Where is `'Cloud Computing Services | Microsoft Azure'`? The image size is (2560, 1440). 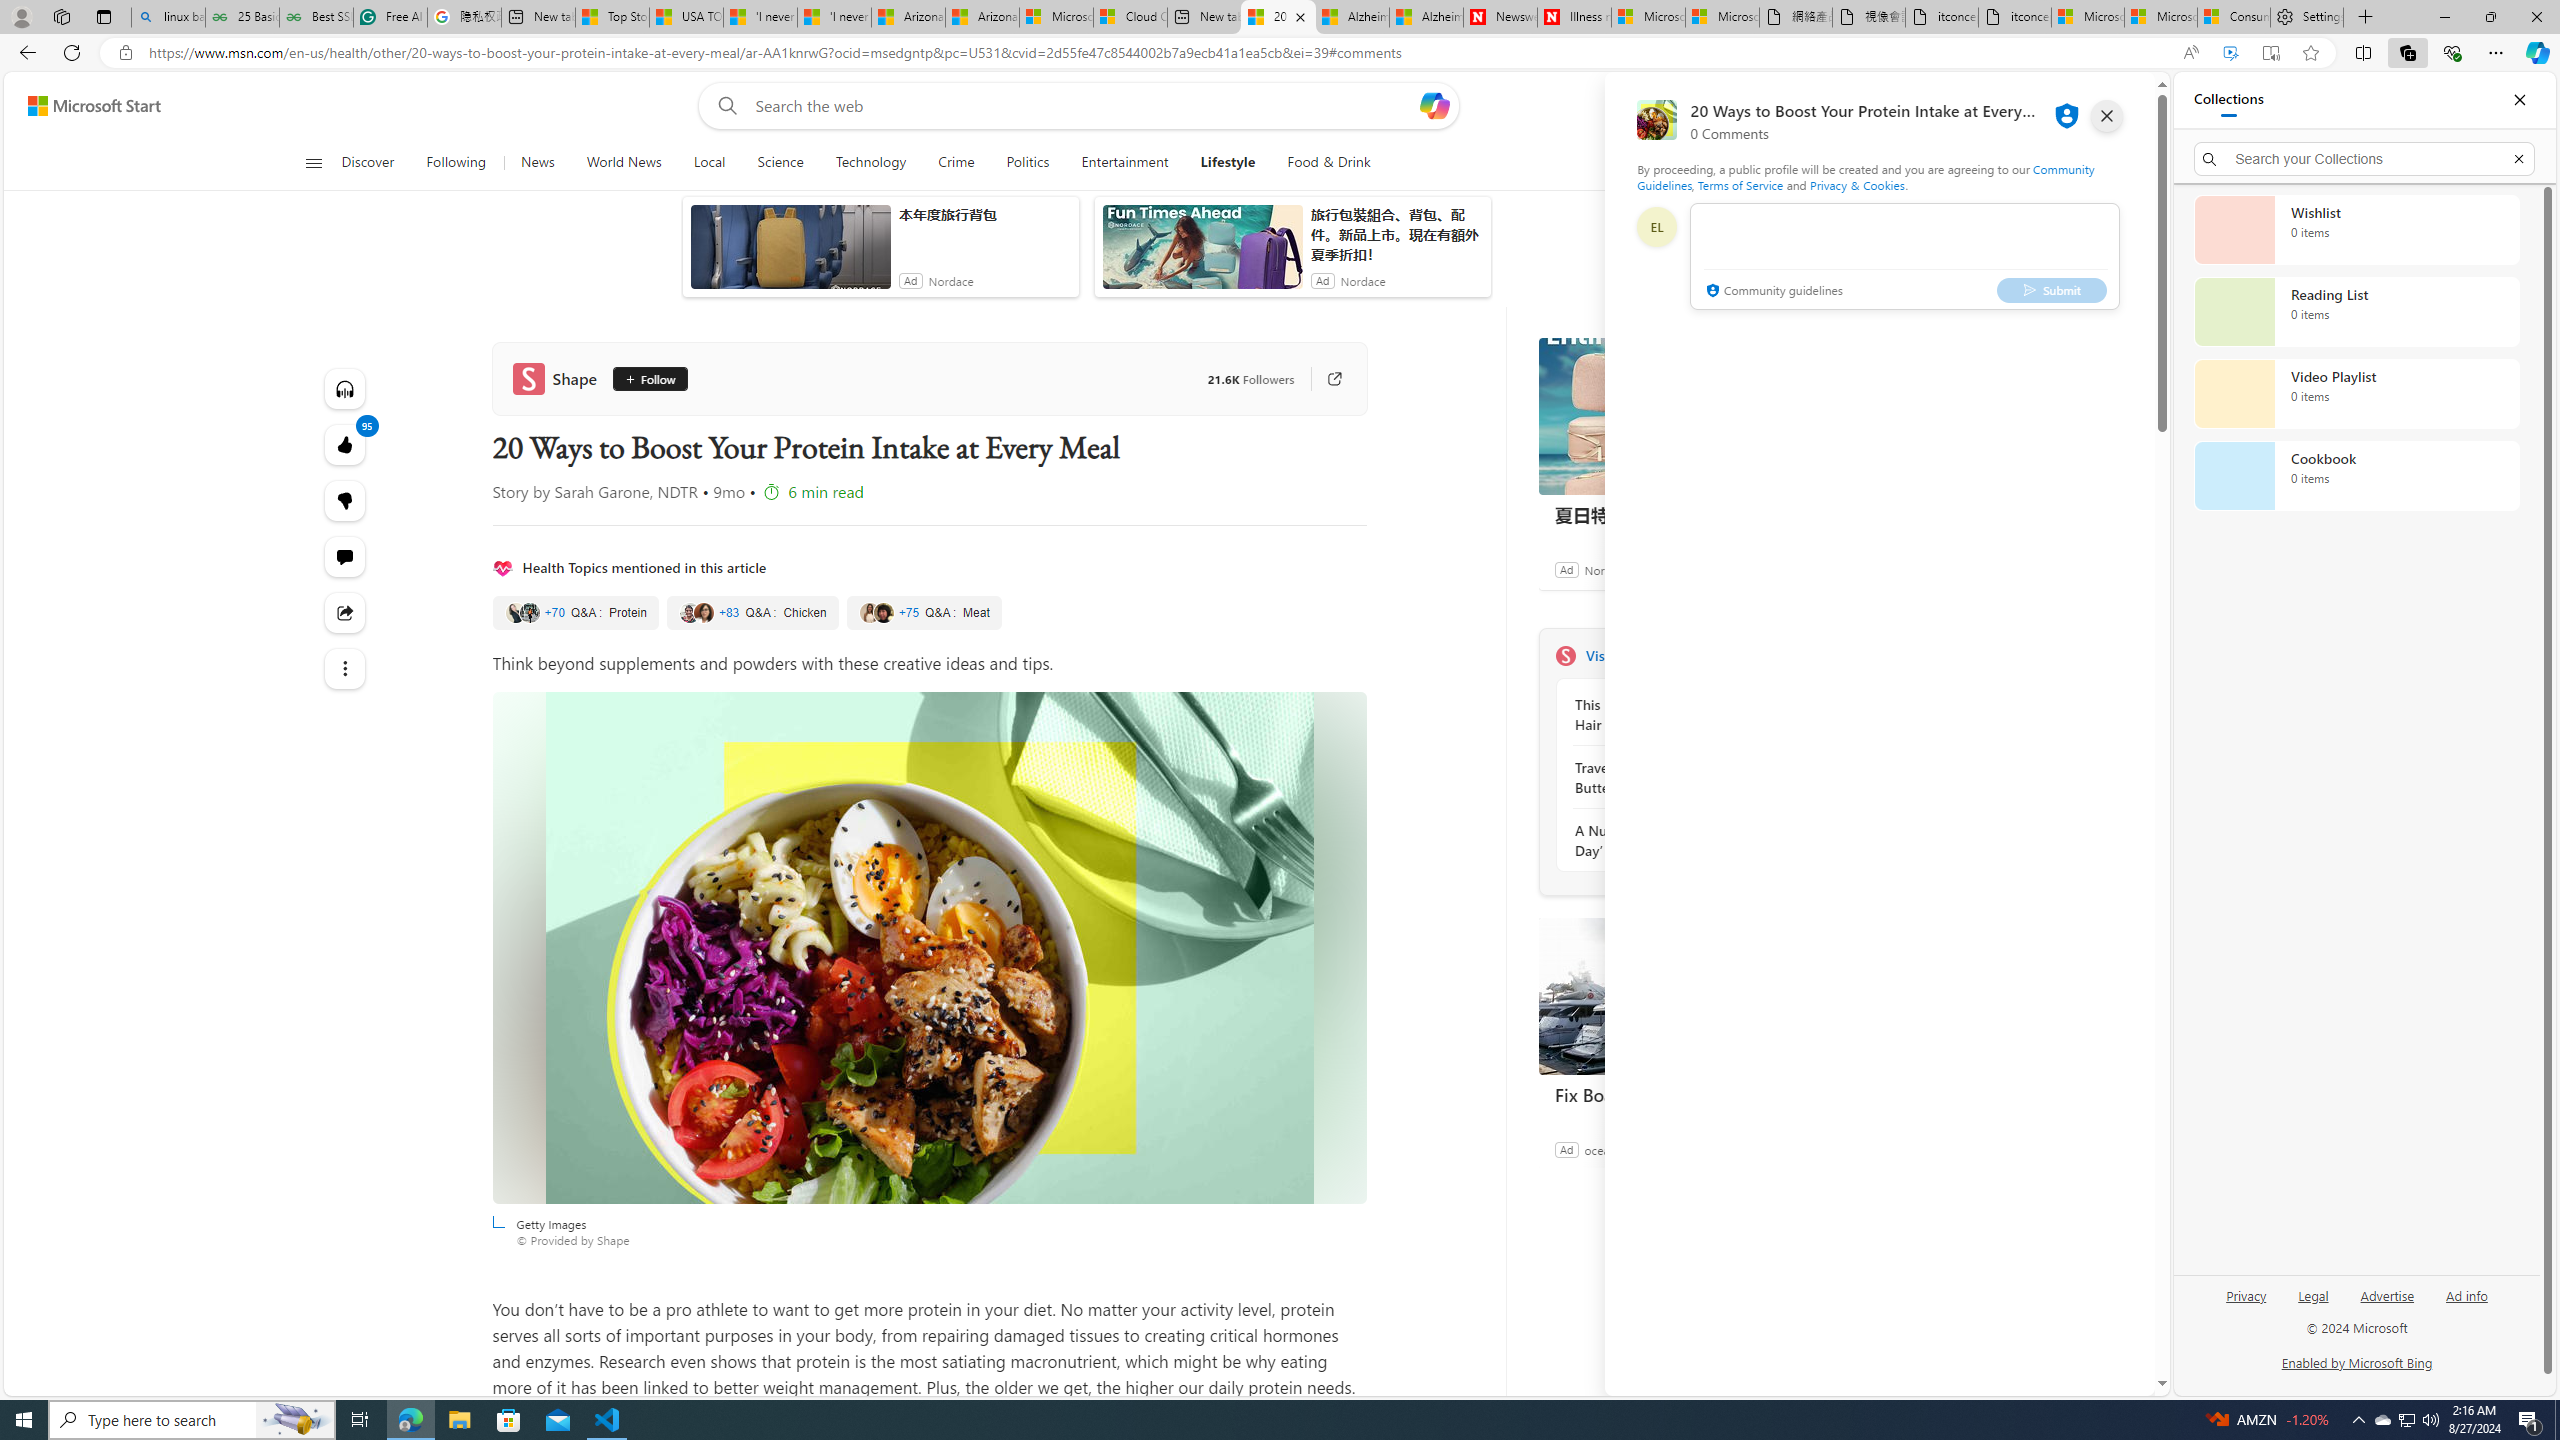 'Cloud Computing Services | Microsoft Azure' is located at coordinates (1129, 16).